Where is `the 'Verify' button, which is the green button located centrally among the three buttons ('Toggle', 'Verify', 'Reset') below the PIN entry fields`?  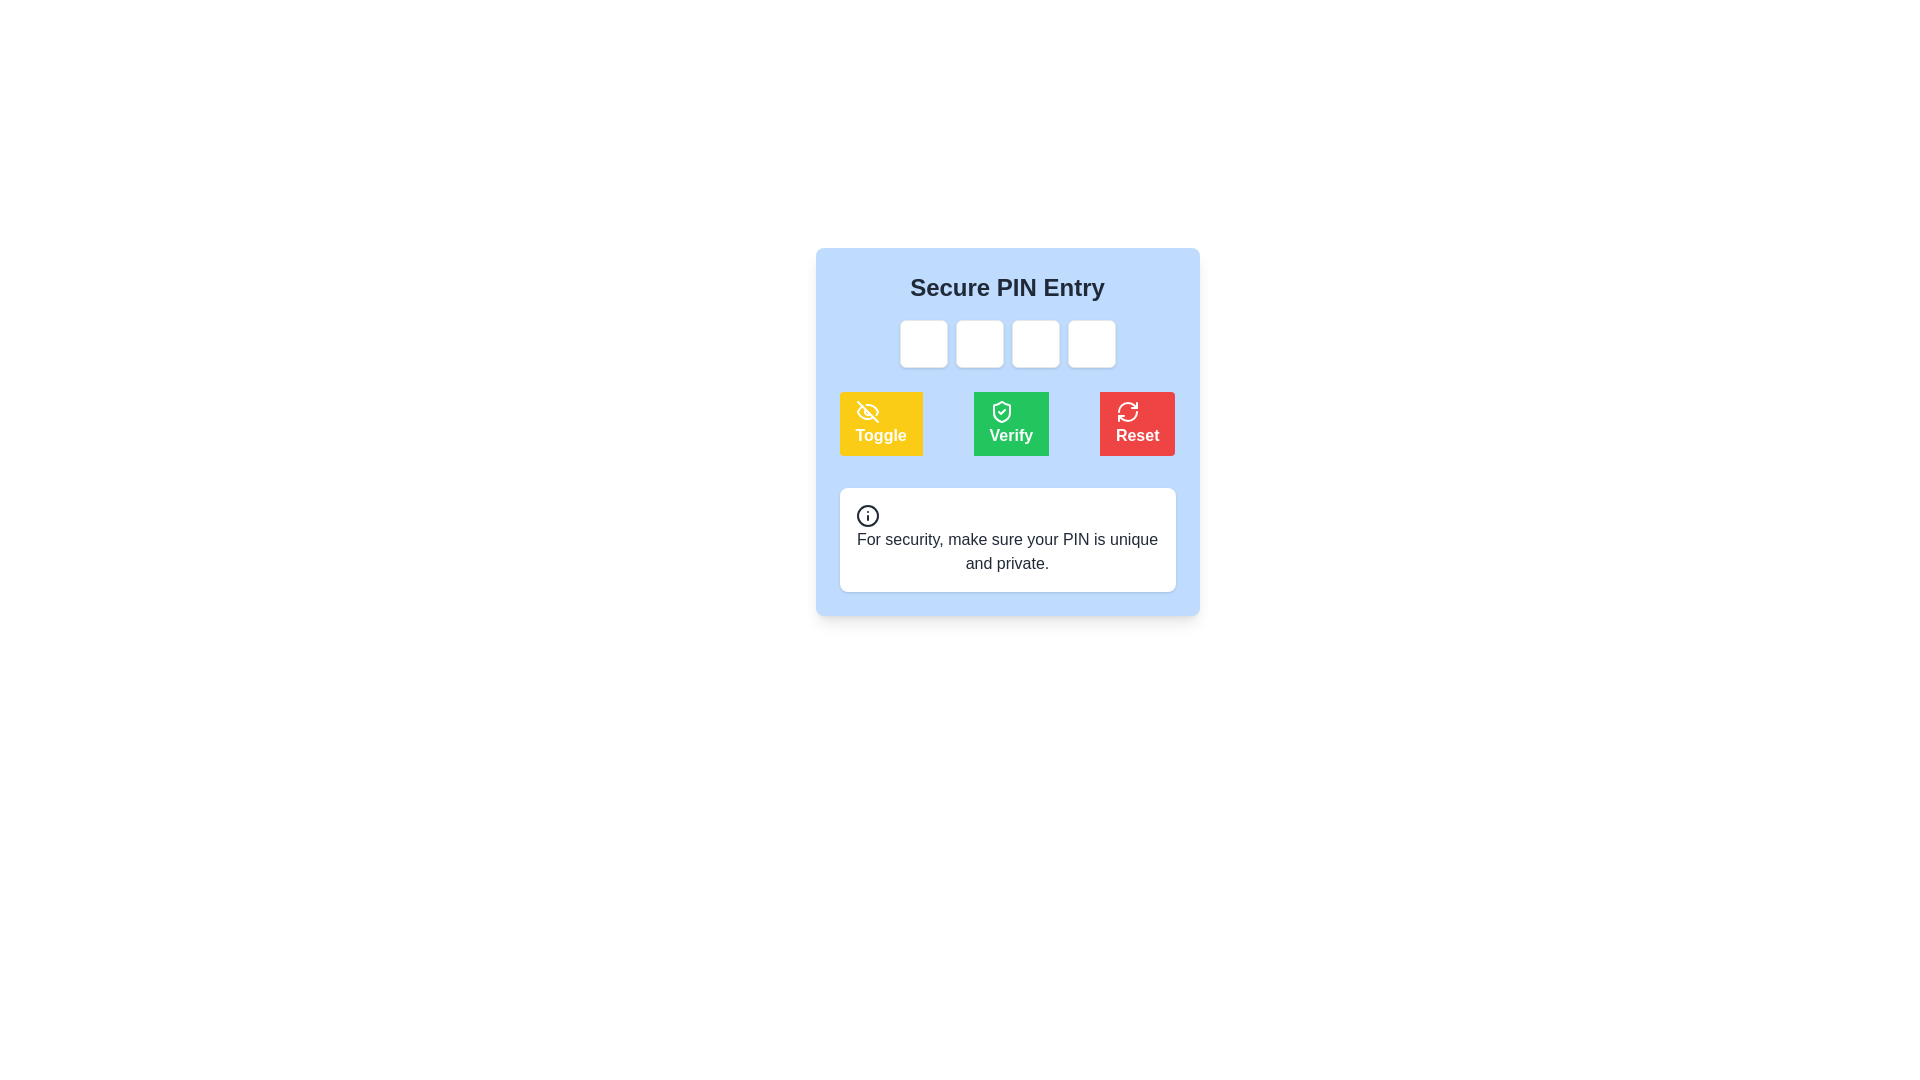
the 'Verify' button, which is the green button located centrally among the three buttons ('Toggle', 'Verify', 'Reset') below the PIN entry fields is located at coordinates (1007, 423).